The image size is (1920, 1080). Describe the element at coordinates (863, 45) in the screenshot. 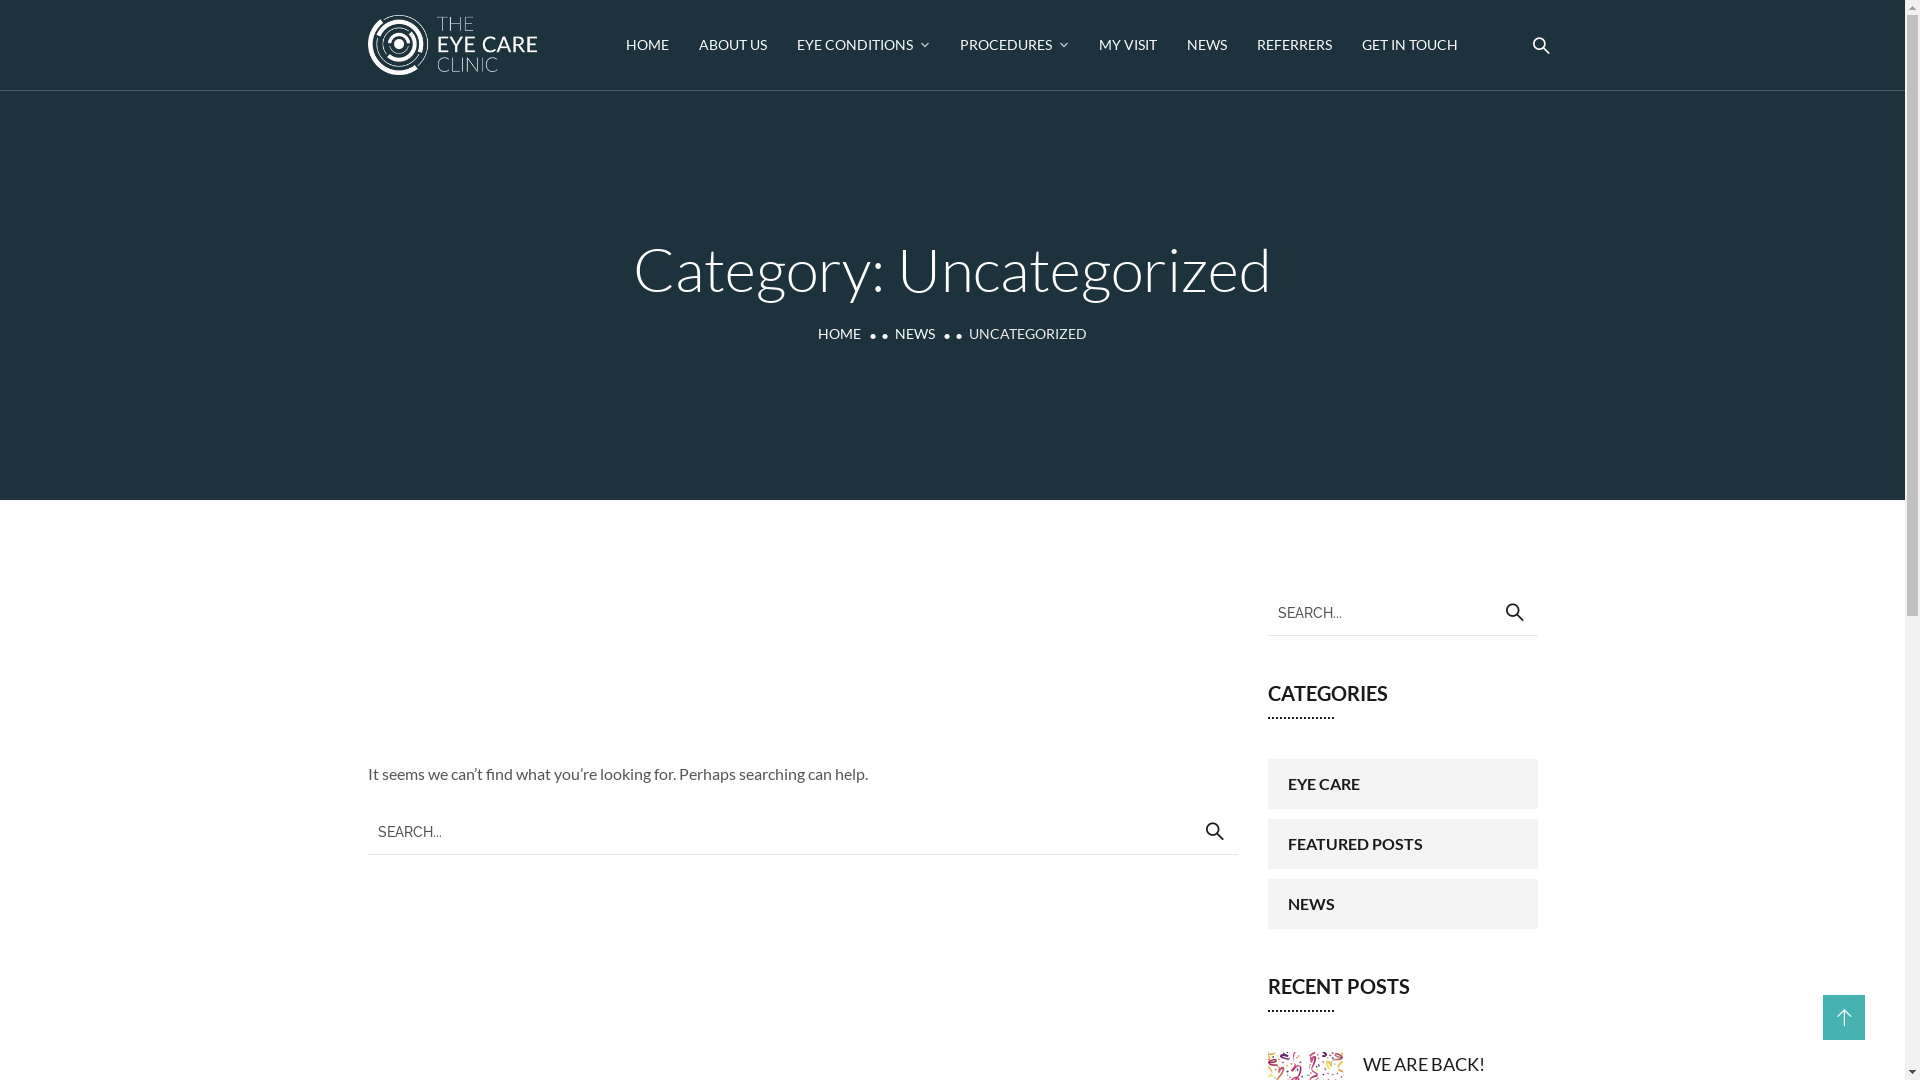

I see `'EYE CONDITIONS'` at that location.